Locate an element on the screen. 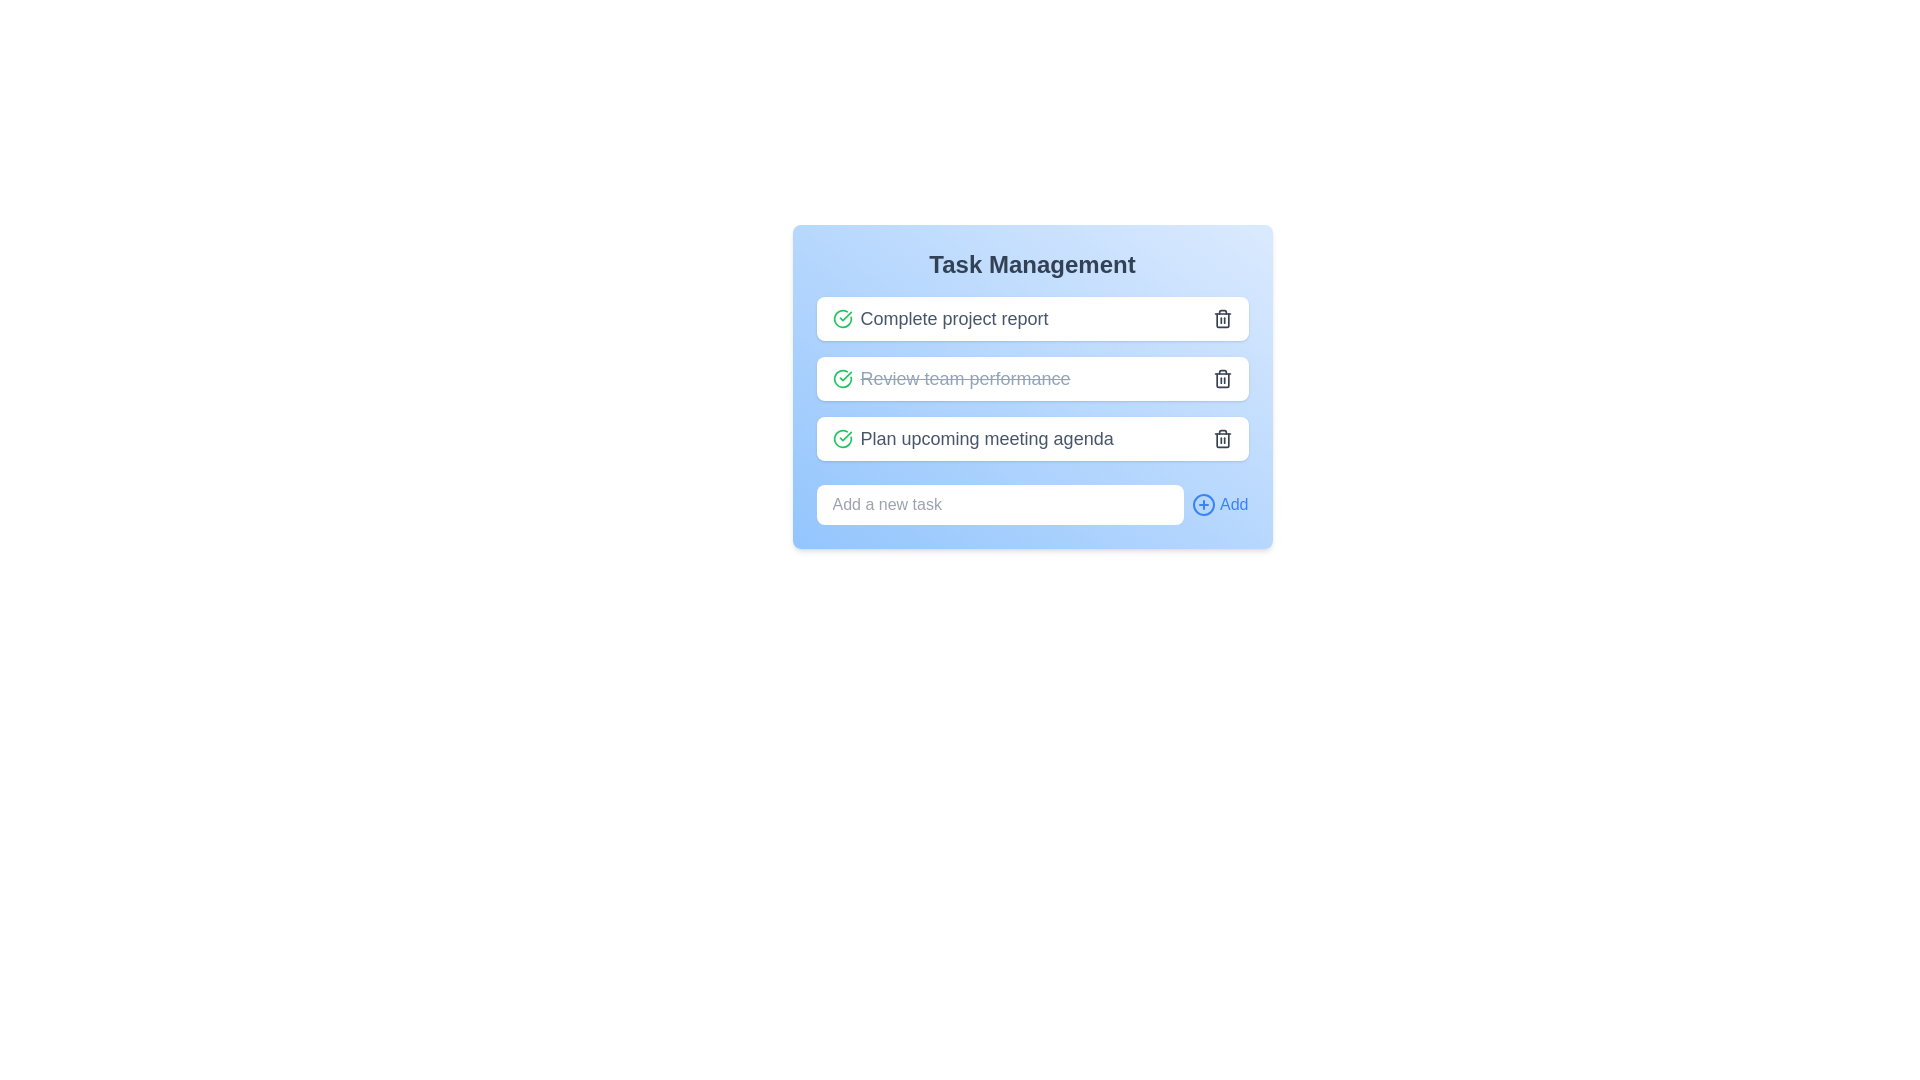 The width and height of the screenshot is (1920, 1080). the circular green checkmark icon located to the immediate left of the text 'Review team performance' in the task management panel is located at coordinates (842, 378).